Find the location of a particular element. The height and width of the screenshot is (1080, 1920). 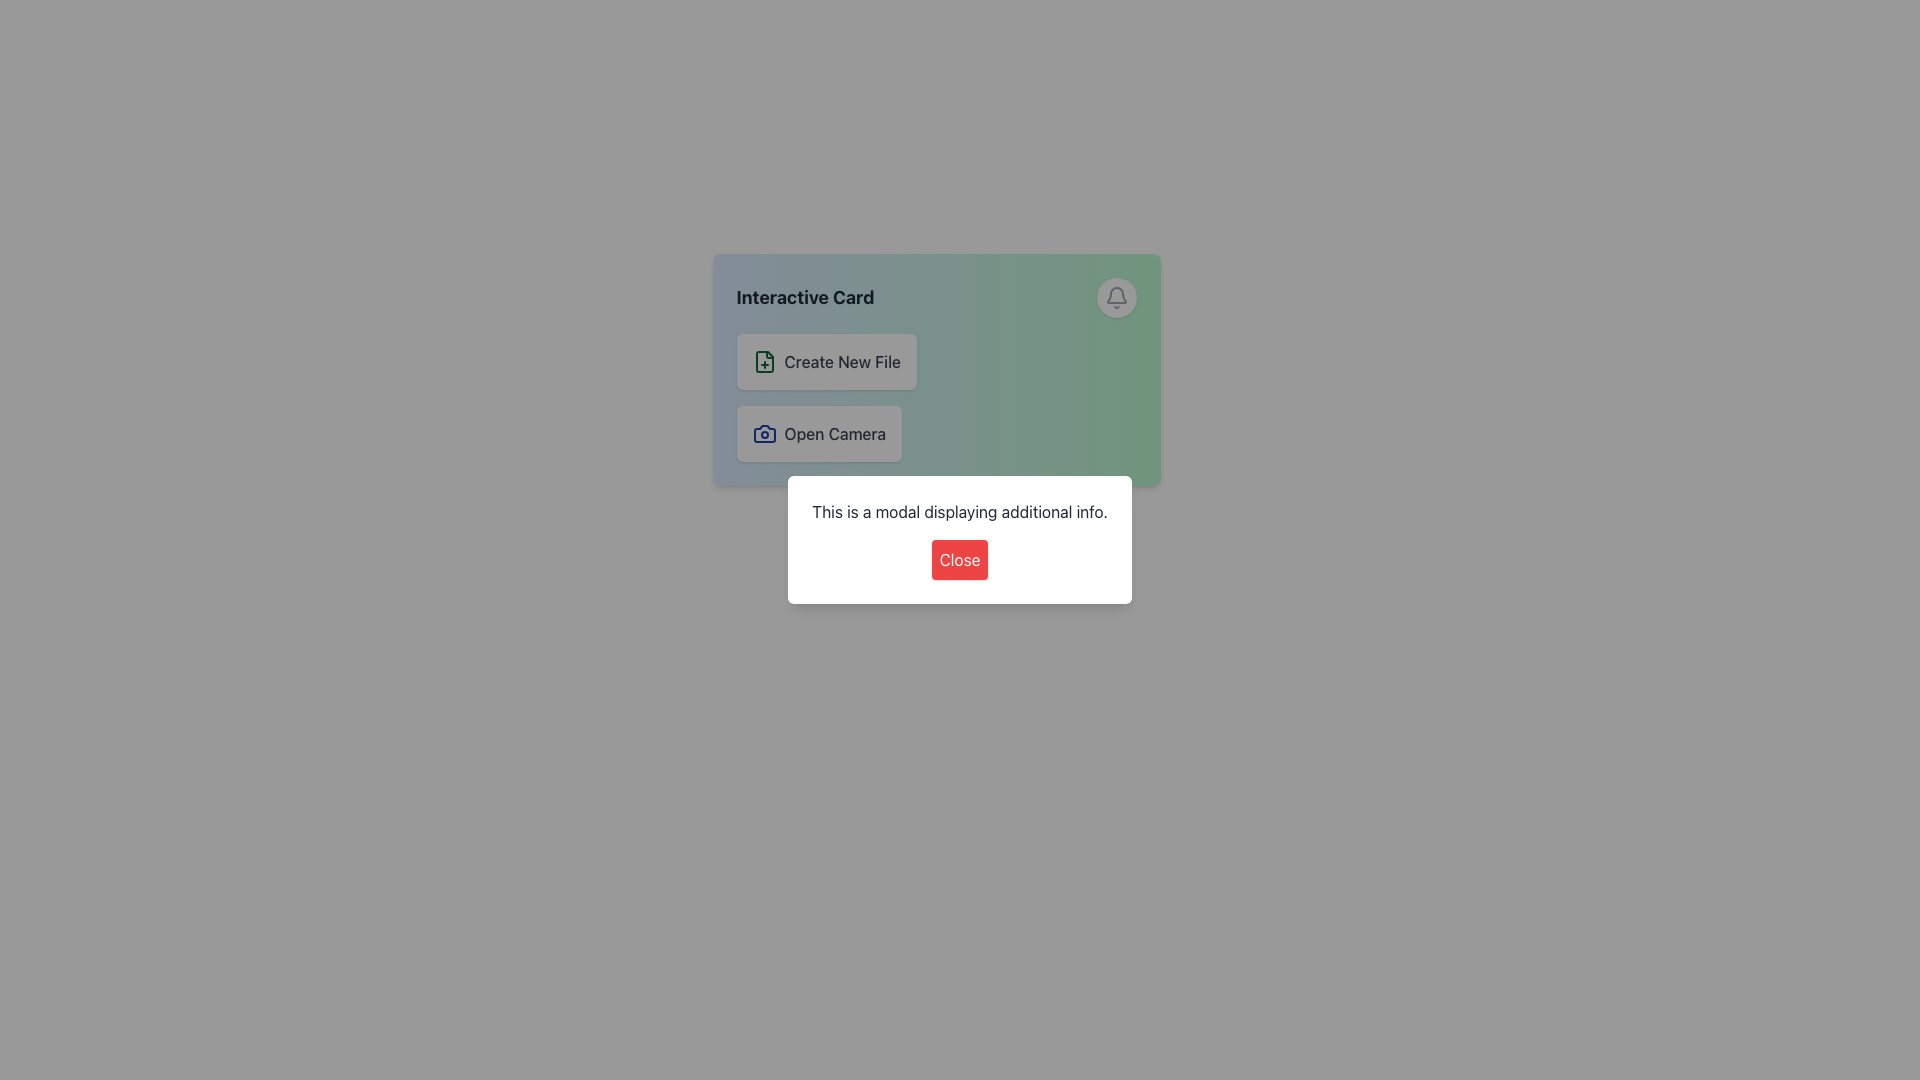

the 'Close' button of the modal dialog that presents messages and interaction options to the user is located at coordinates (960, 540).